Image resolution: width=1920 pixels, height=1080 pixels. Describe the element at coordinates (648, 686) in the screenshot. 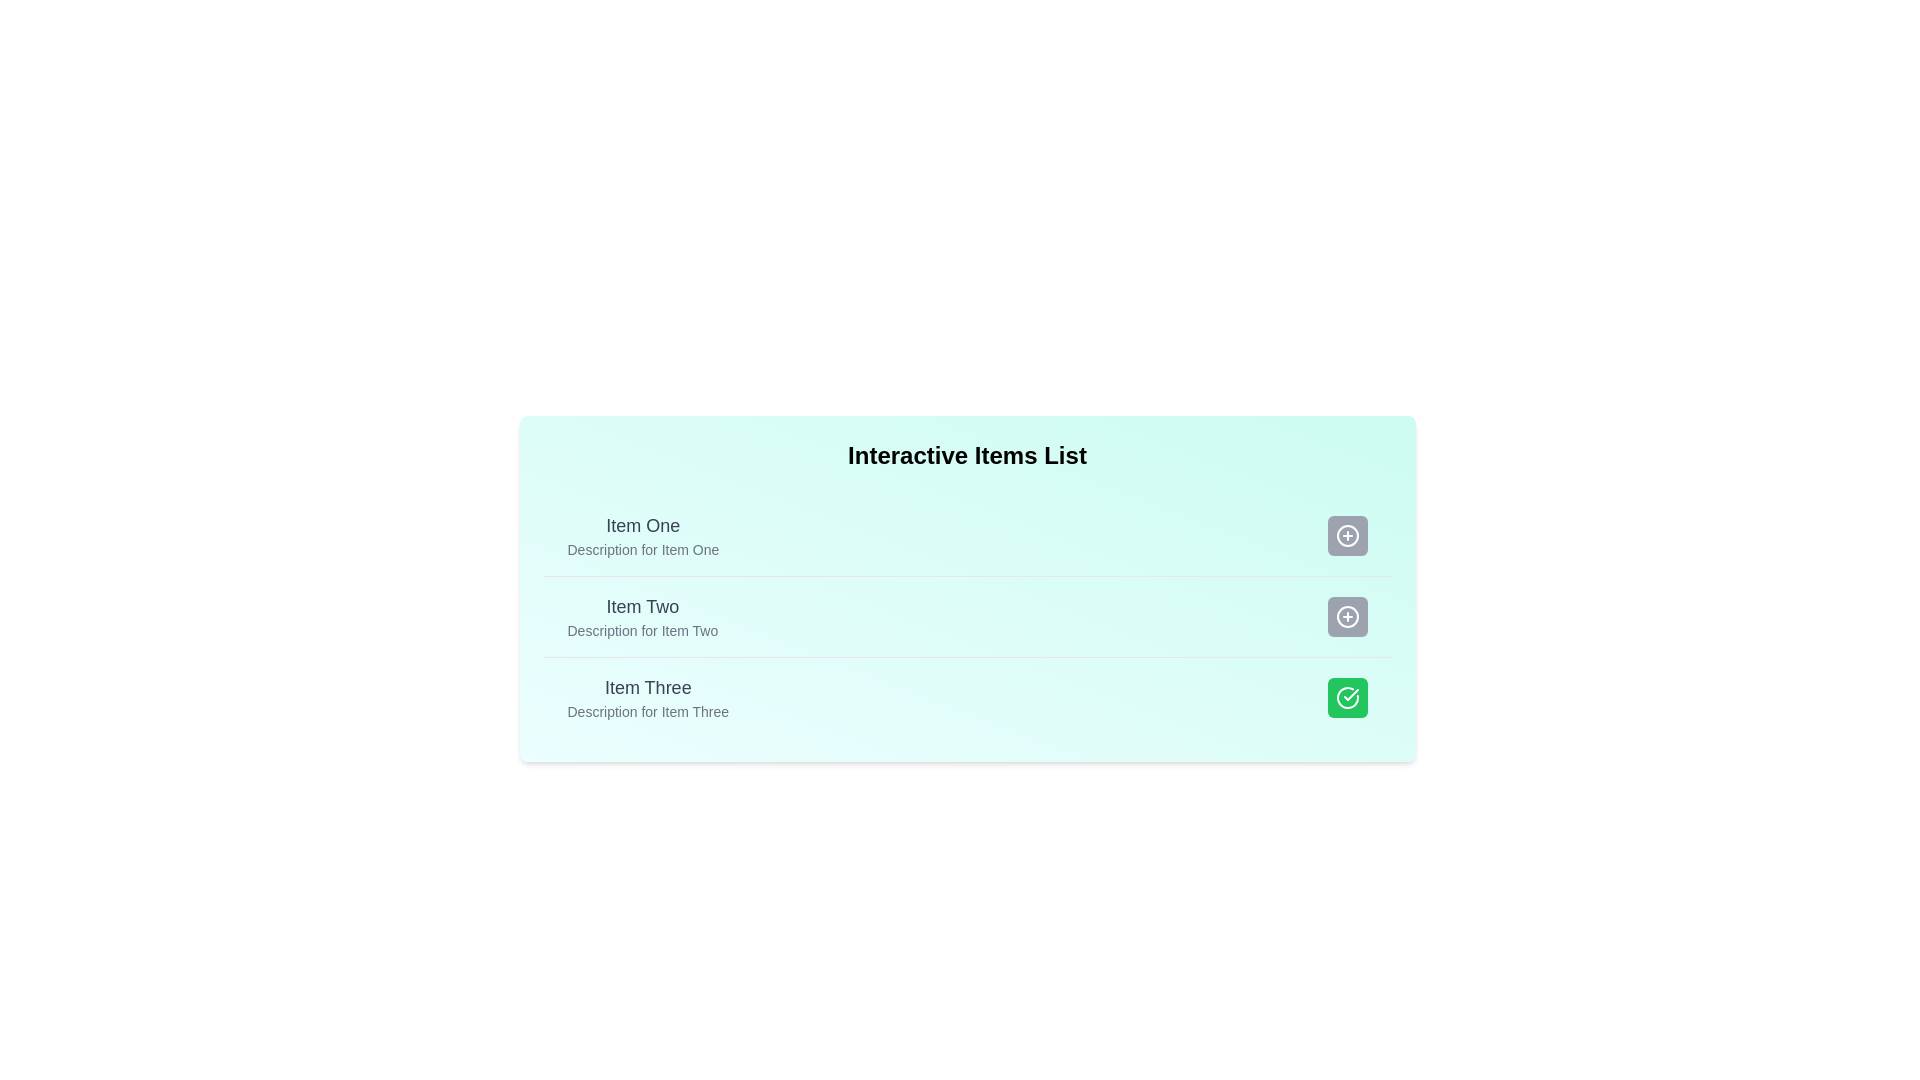

I see `the title or description of Item Three to observe the tooltip or effect` at that location.